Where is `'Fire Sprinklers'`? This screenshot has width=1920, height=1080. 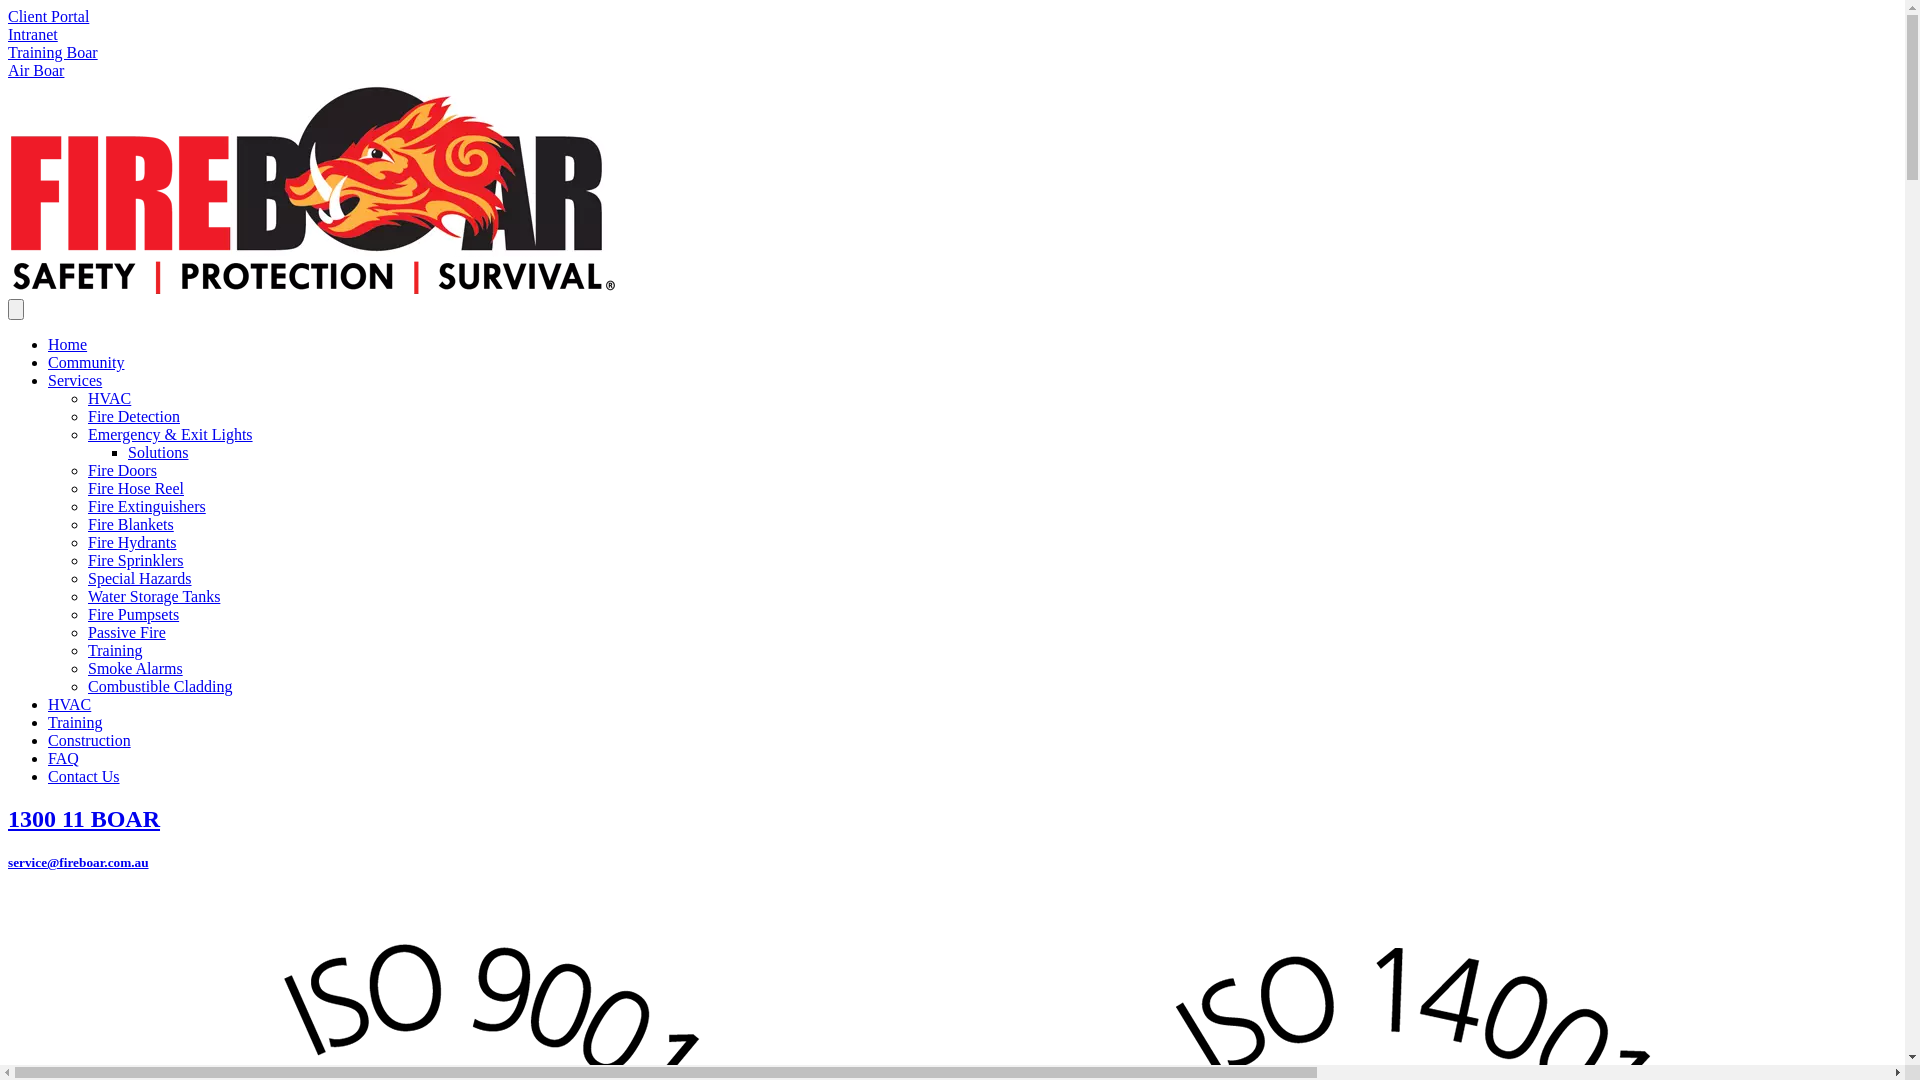
'Fire Sprinklers' is located at coordinates (86, 560).